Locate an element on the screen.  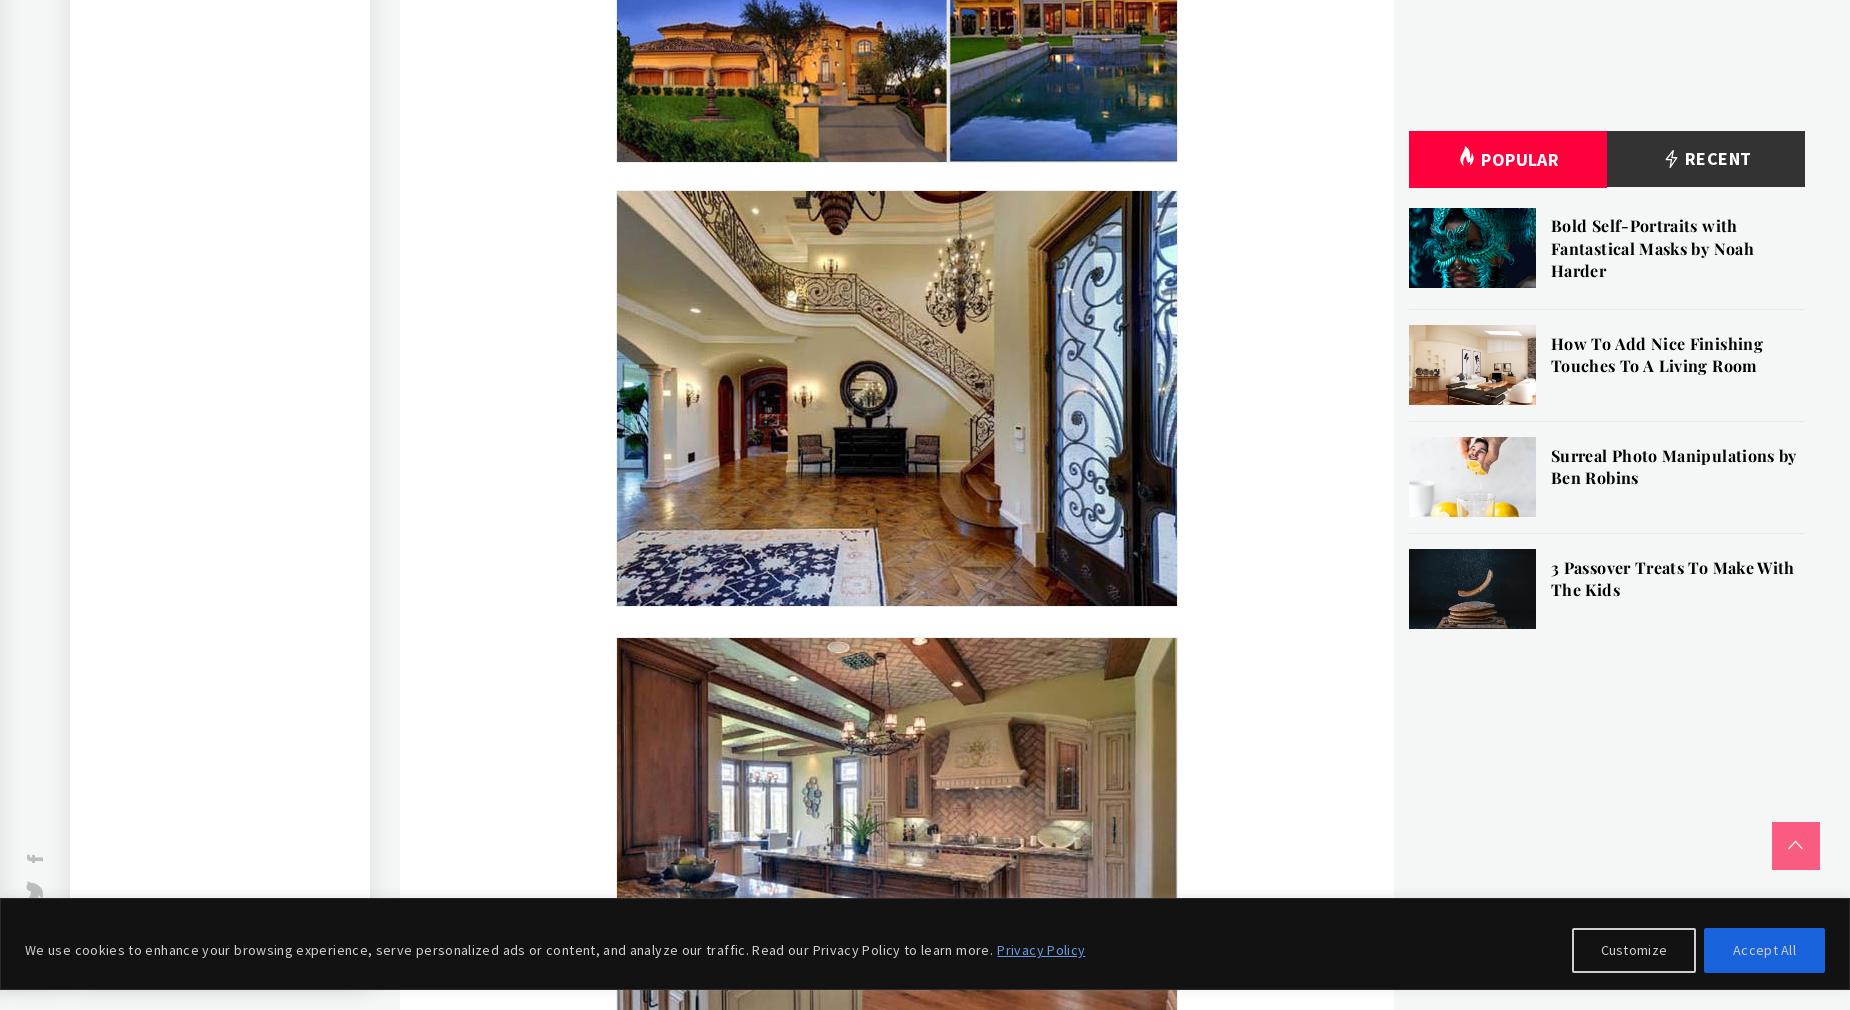
'Accept All' is located at coordinates (1764, 950).